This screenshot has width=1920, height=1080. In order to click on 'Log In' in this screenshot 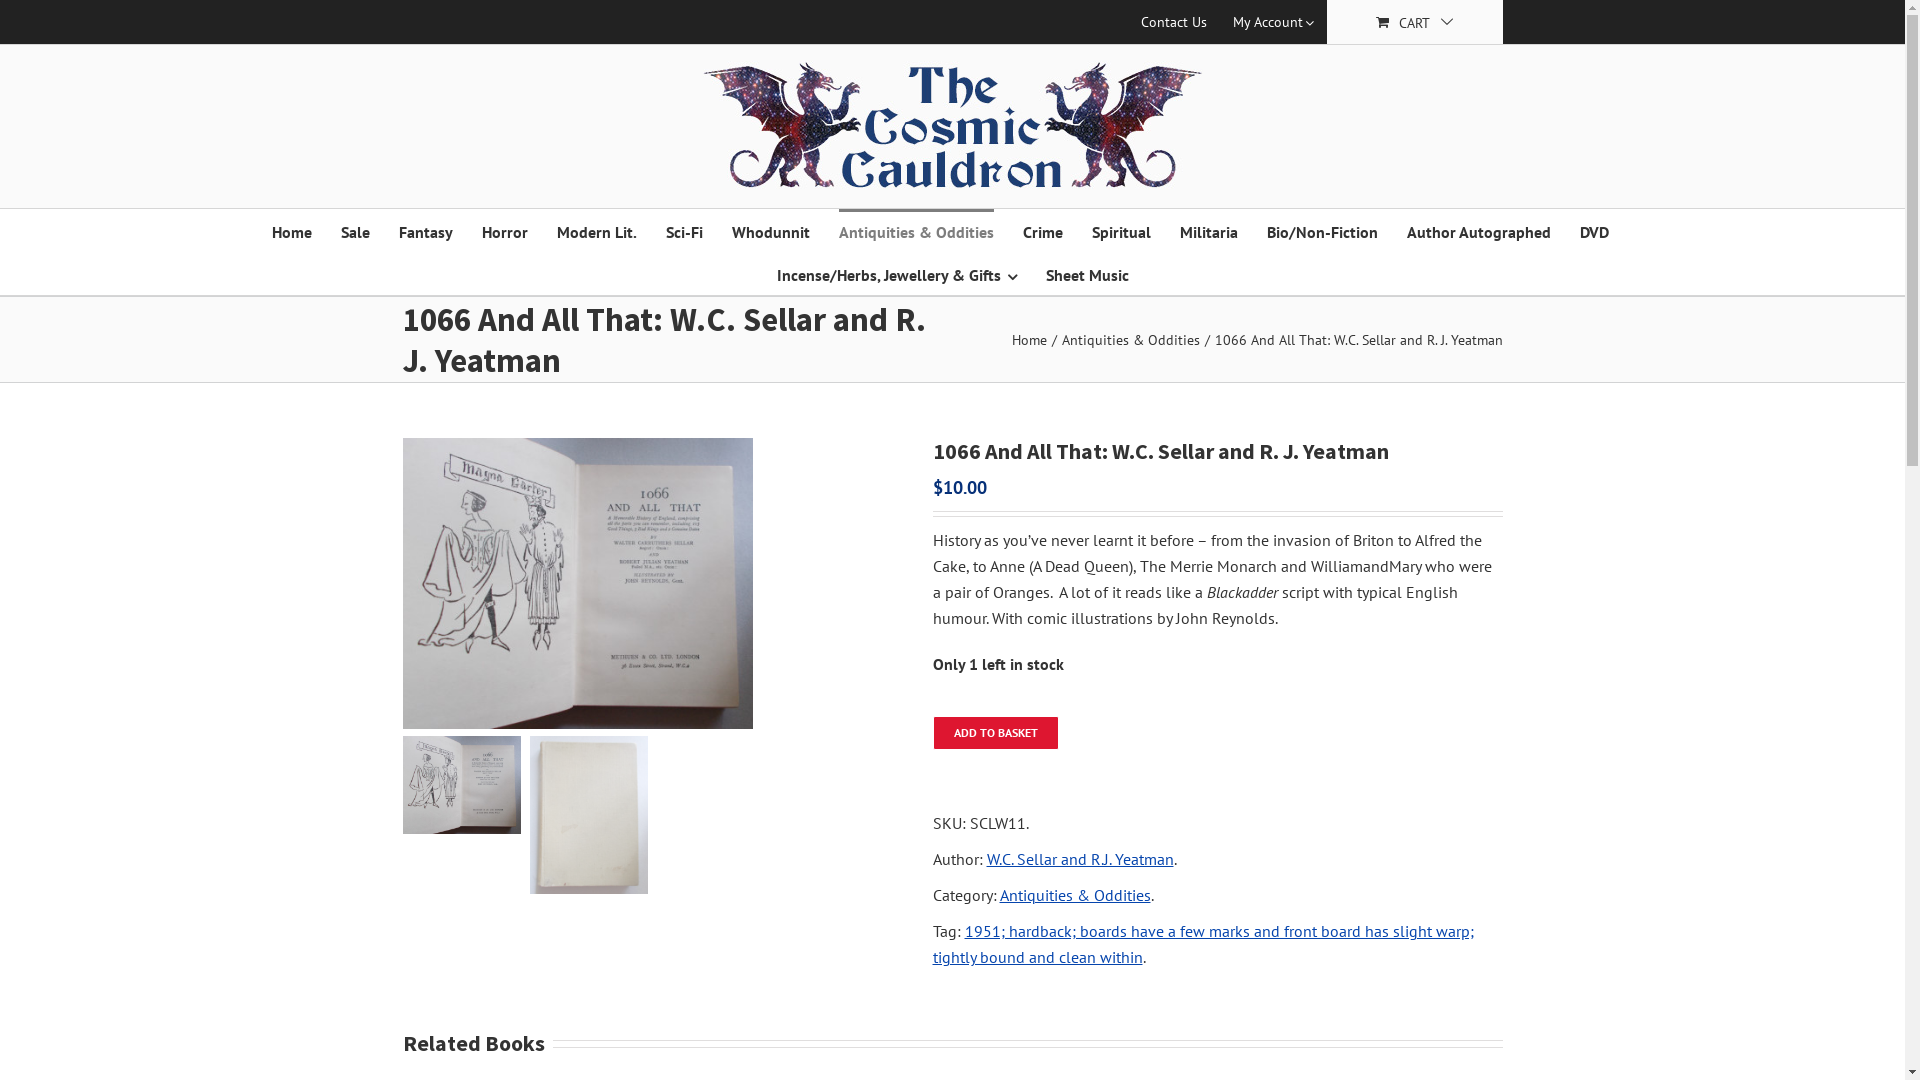, I will do `click(1237, 211)`.